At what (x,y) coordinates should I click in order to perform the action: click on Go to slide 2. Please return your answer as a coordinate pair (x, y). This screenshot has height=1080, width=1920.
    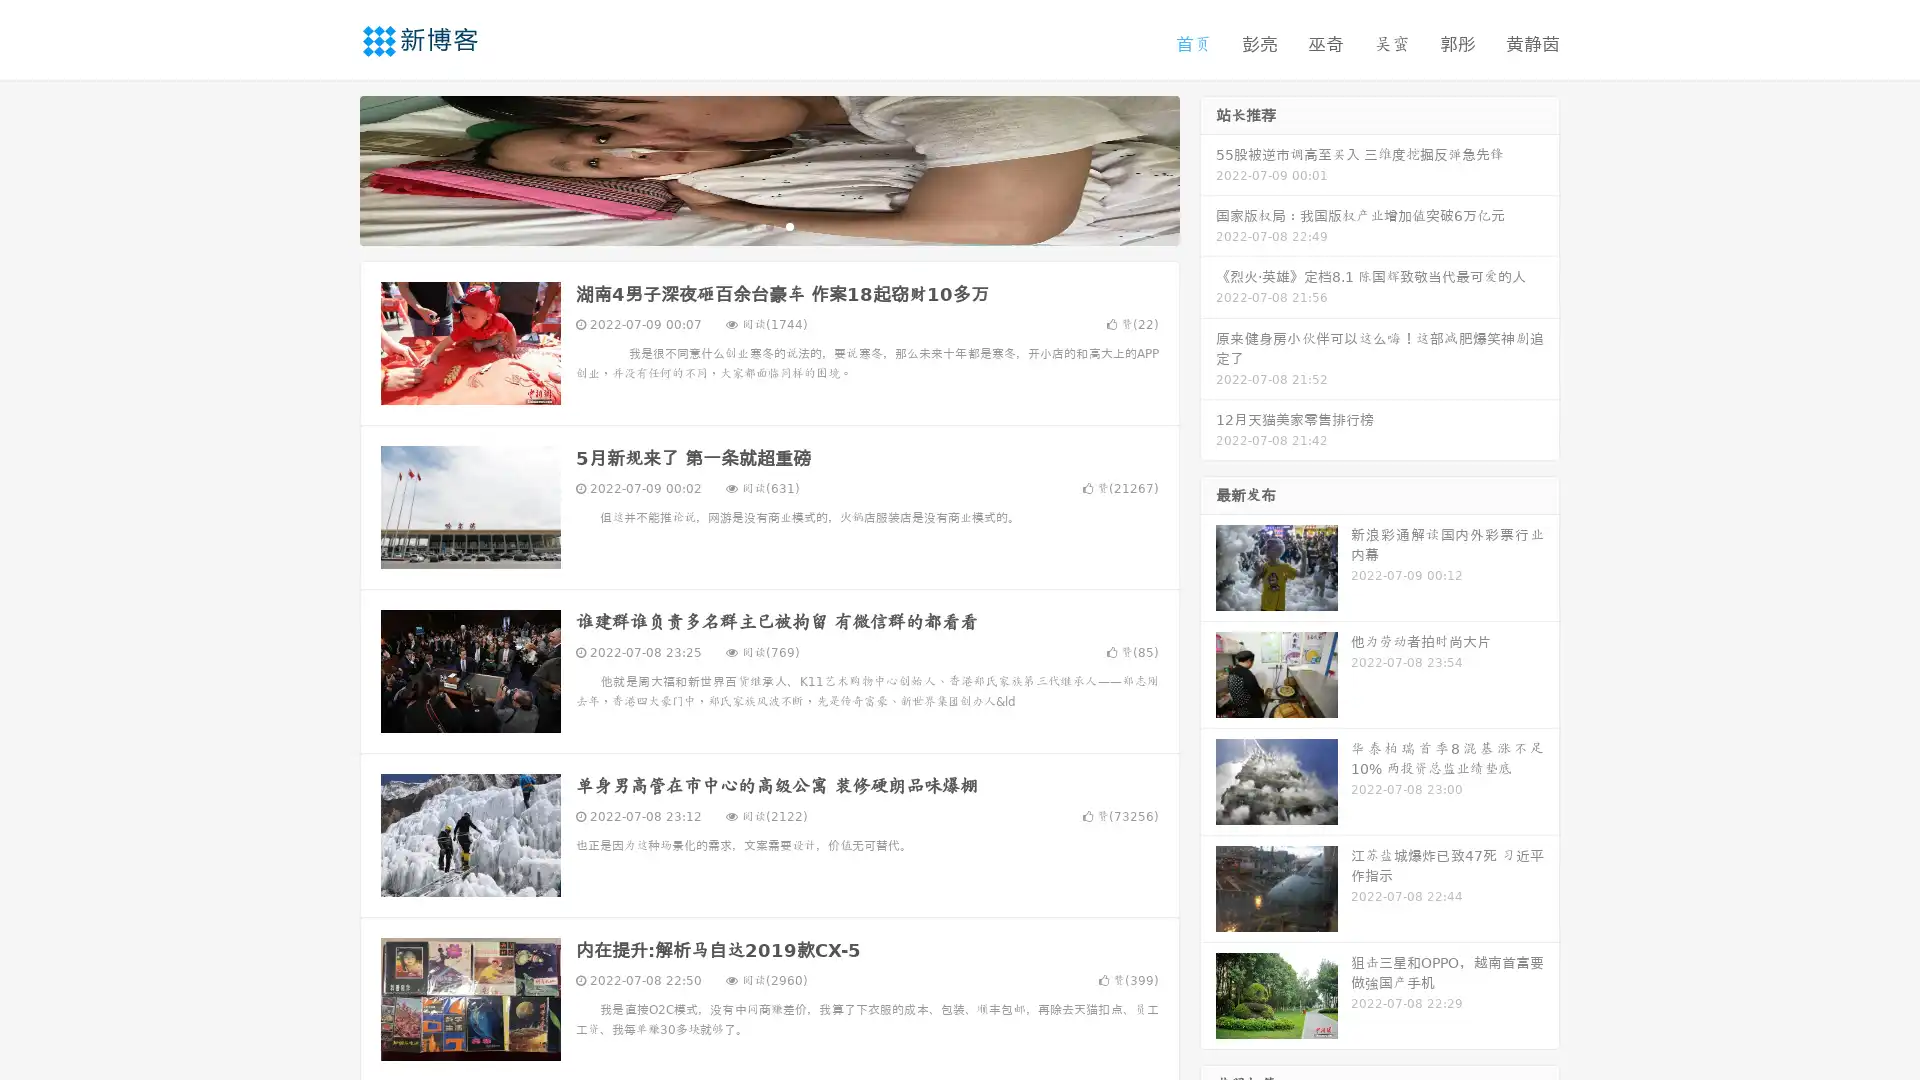
    Looking at the image, I should click on (768, 225).